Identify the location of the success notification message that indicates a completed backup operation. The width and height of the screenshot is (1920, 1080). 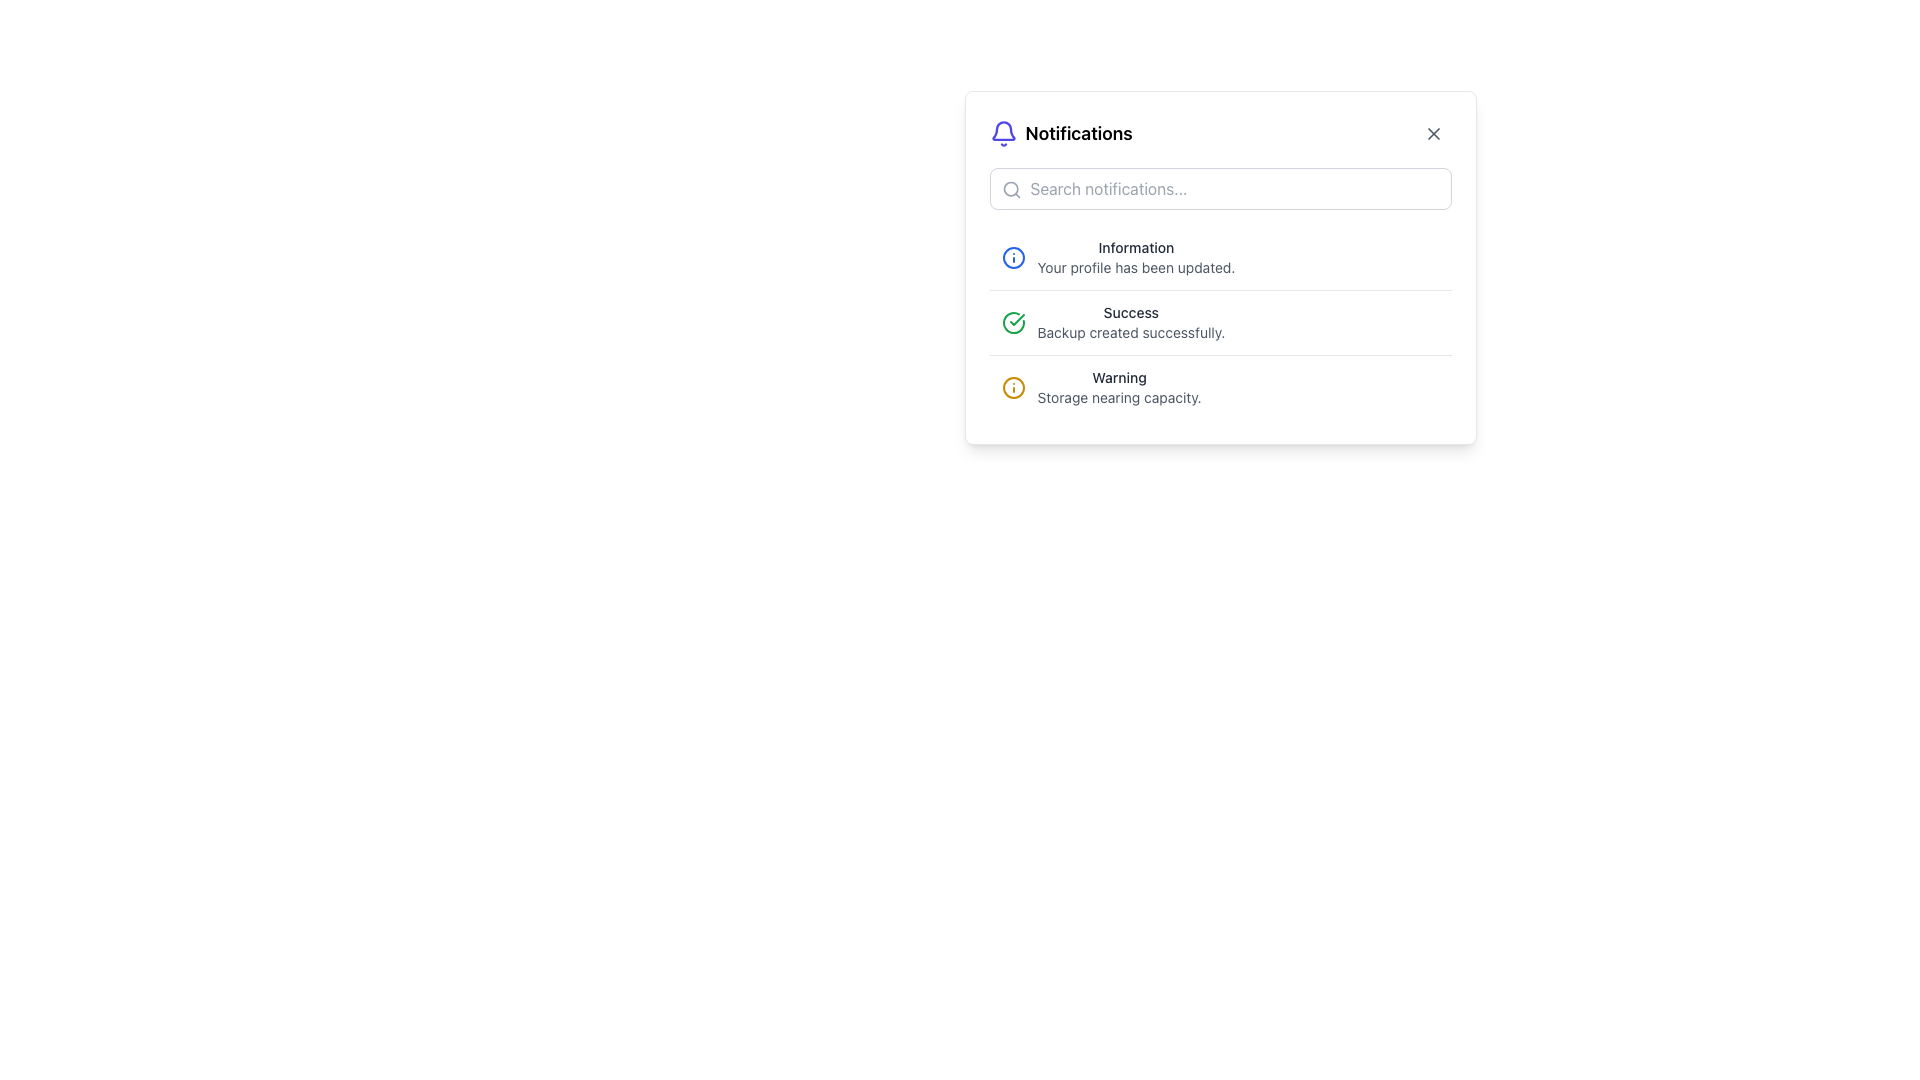
(1131, 322).